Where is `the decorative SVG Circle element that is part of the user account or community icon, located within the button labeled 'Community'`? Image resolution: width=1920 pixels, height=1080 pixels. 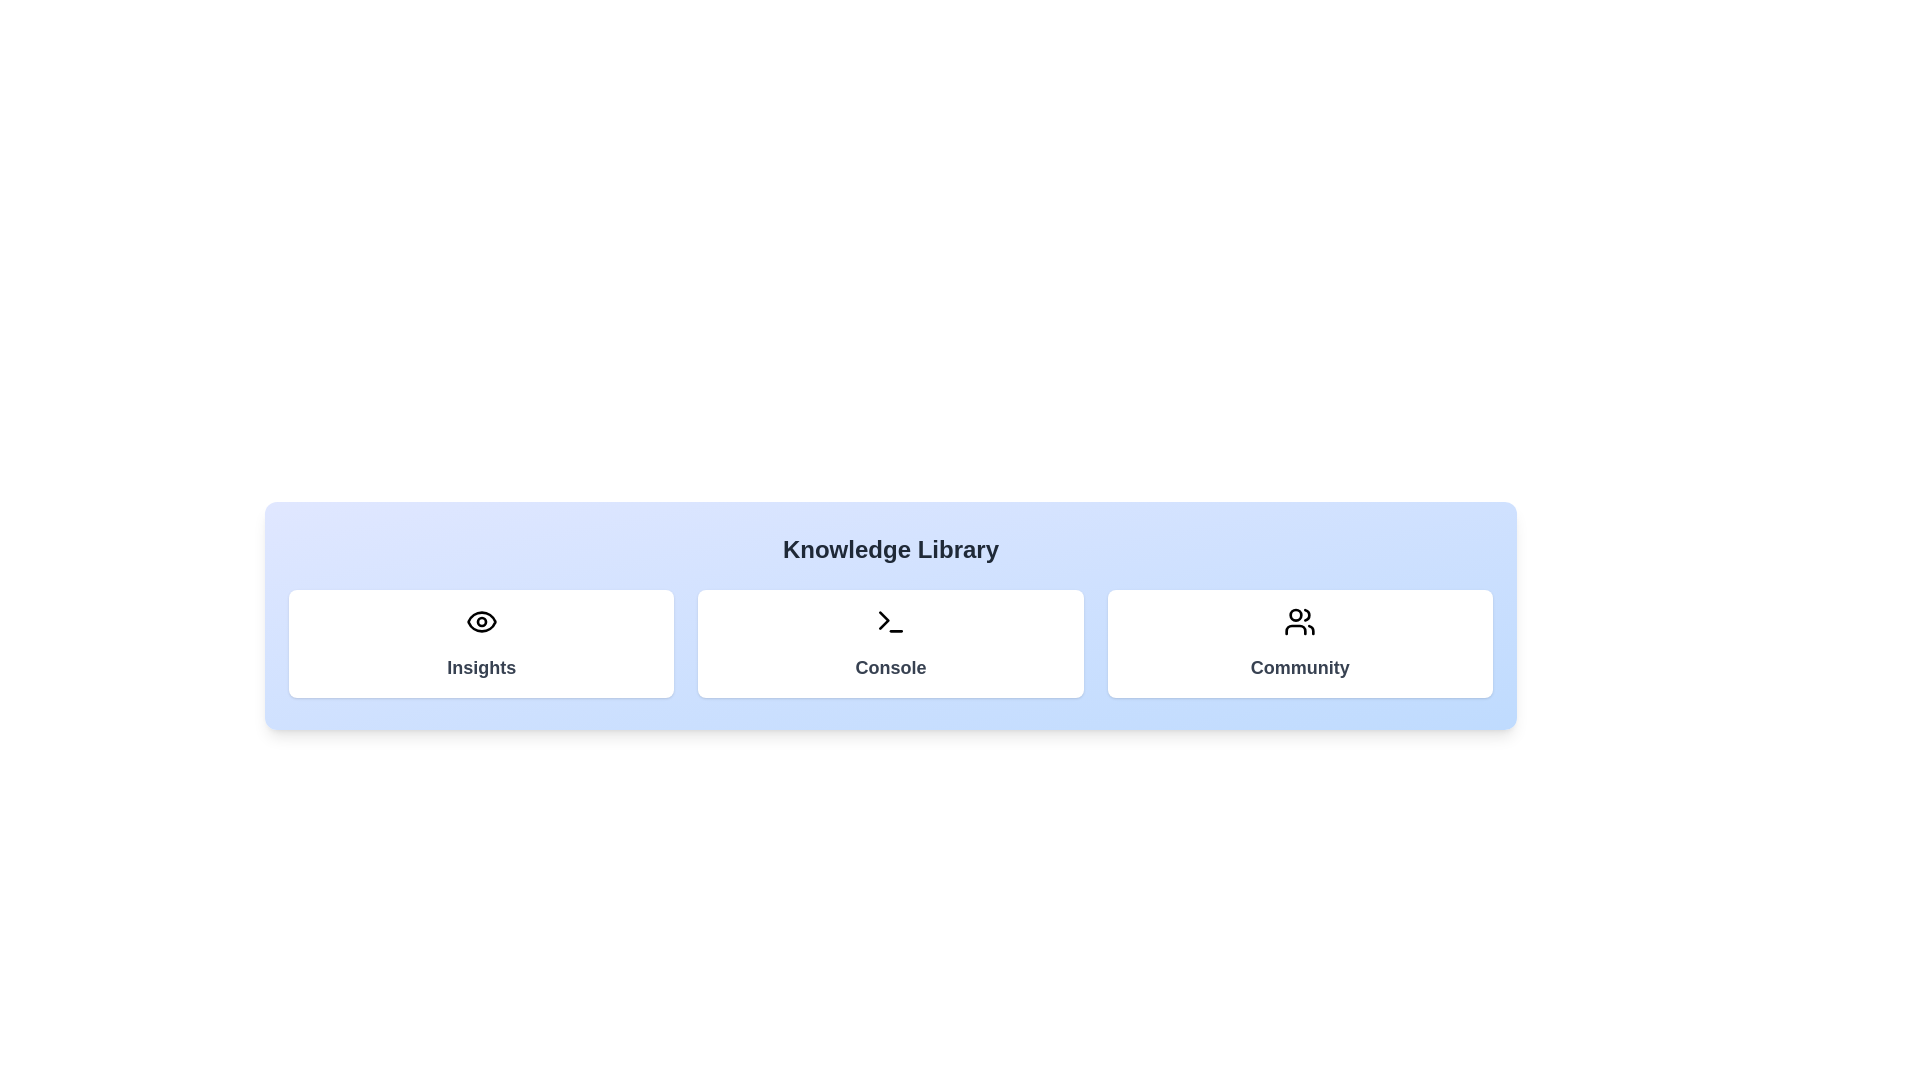 the decorative SVG Circle element that is part of the user account or community icon, located within the button labeled 'Community' is located at coordinates (1296, 614).